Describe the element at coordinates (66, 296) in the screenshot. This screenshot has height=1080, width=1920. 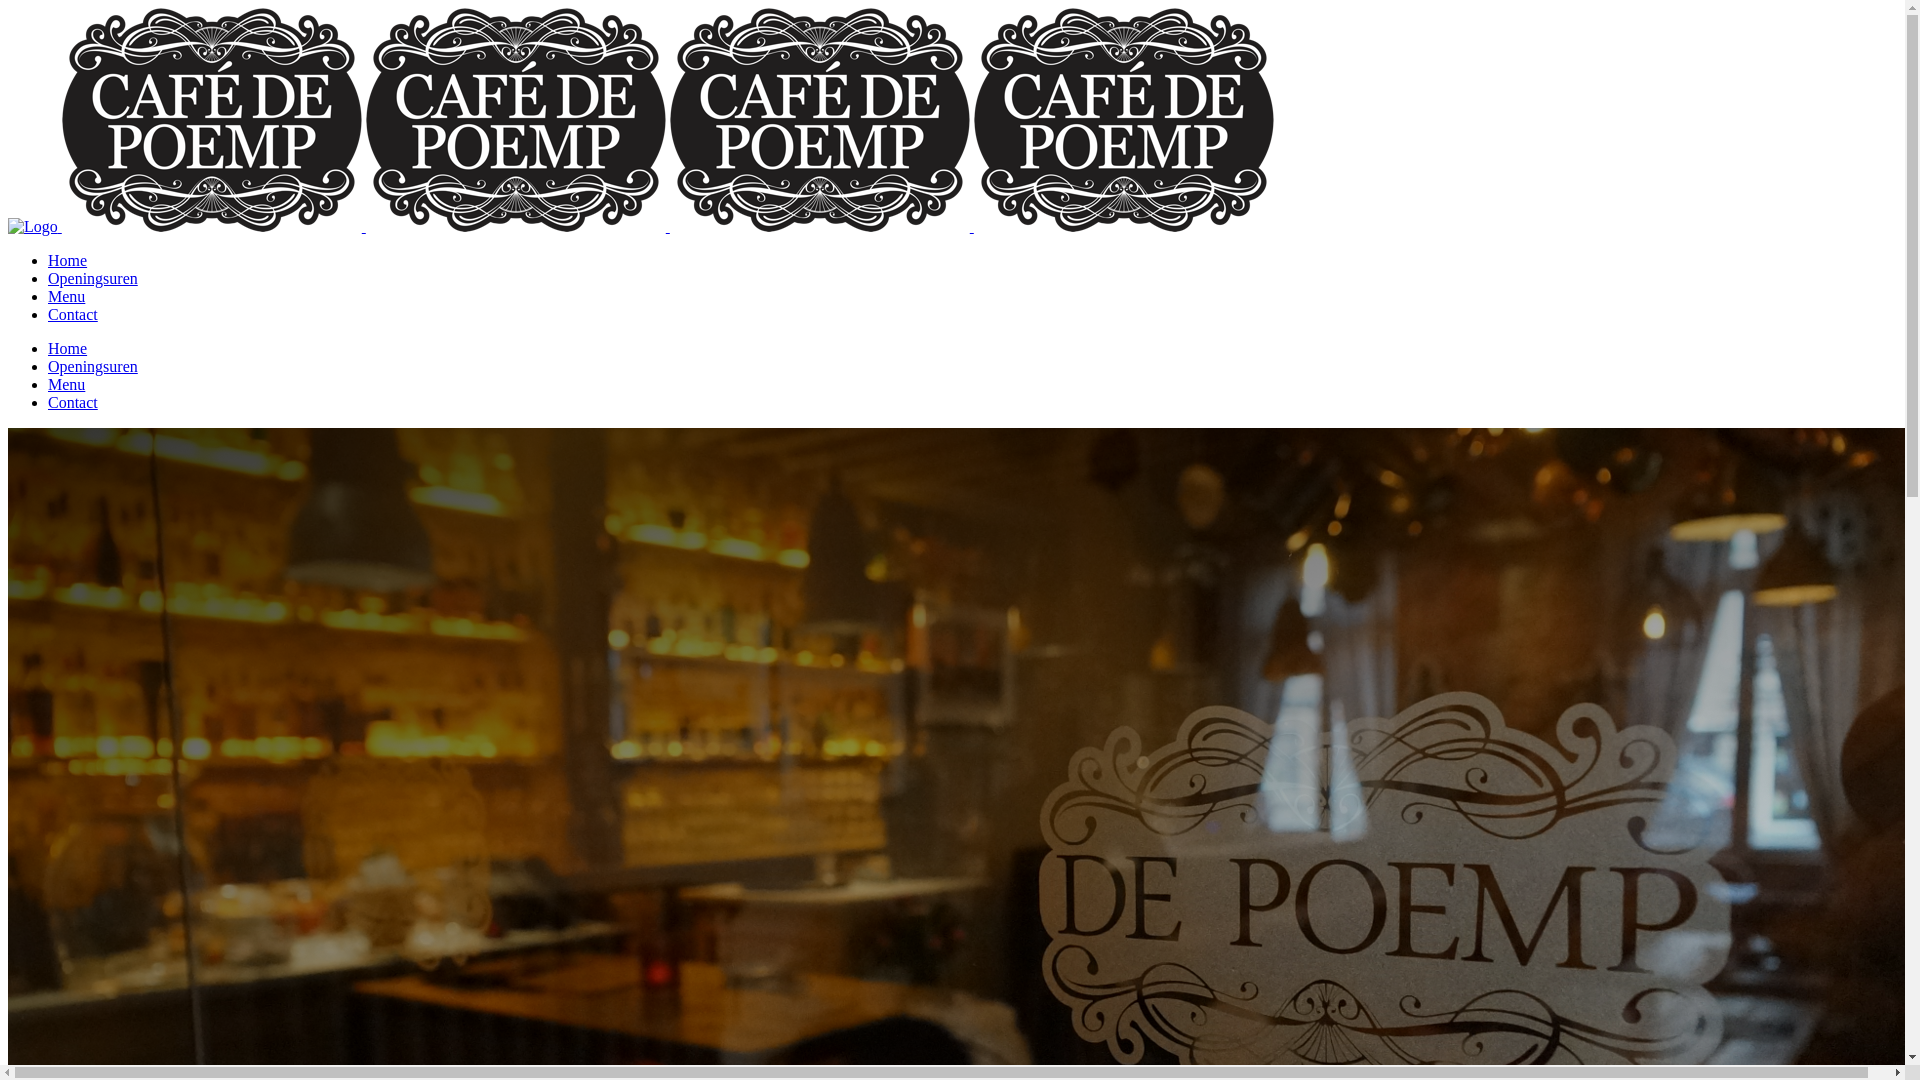
I see `'Menu'` at that location.